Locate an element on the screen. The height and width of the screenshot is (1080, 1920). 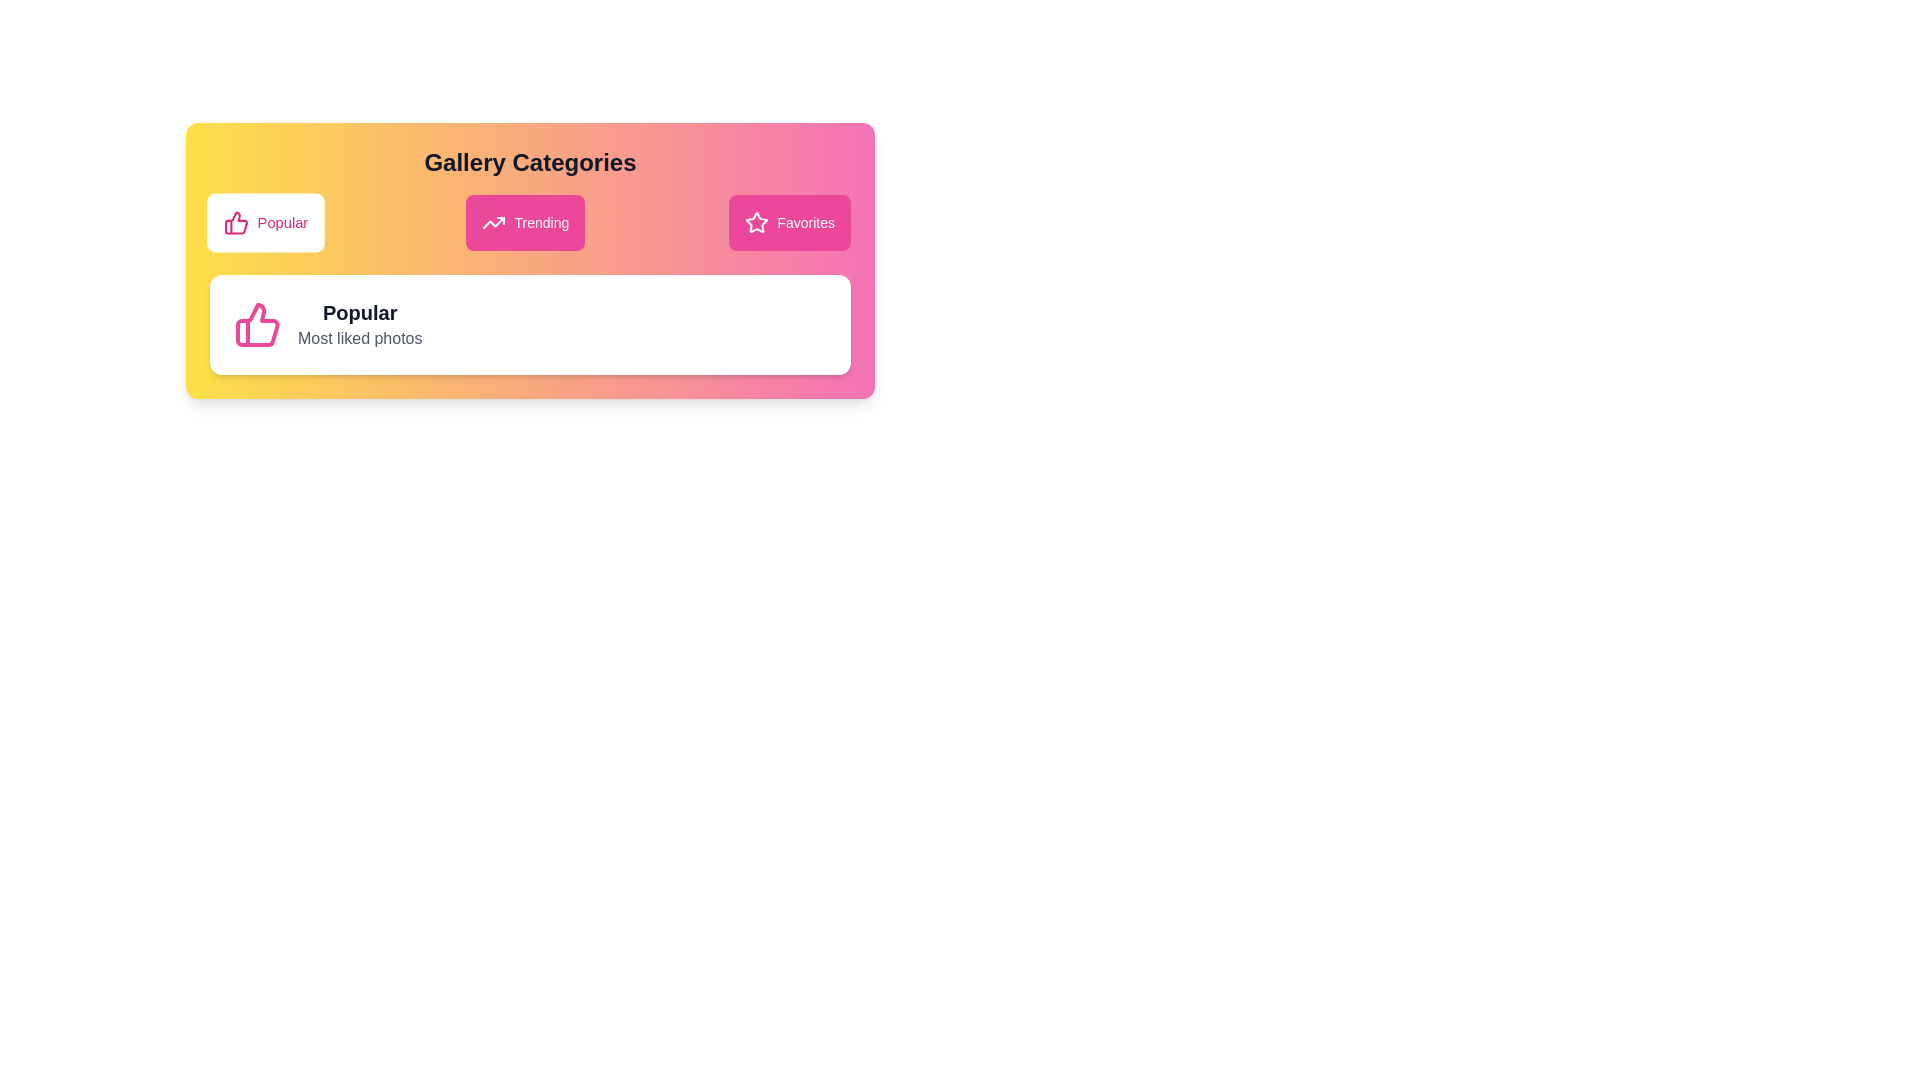
'Popular' text label which is bold and larger-font in black, located in the lower left quadrant of the 'Gallery Categories' section, adjacent to a pink thumbs-up icon is located at coordinates (360, 323).